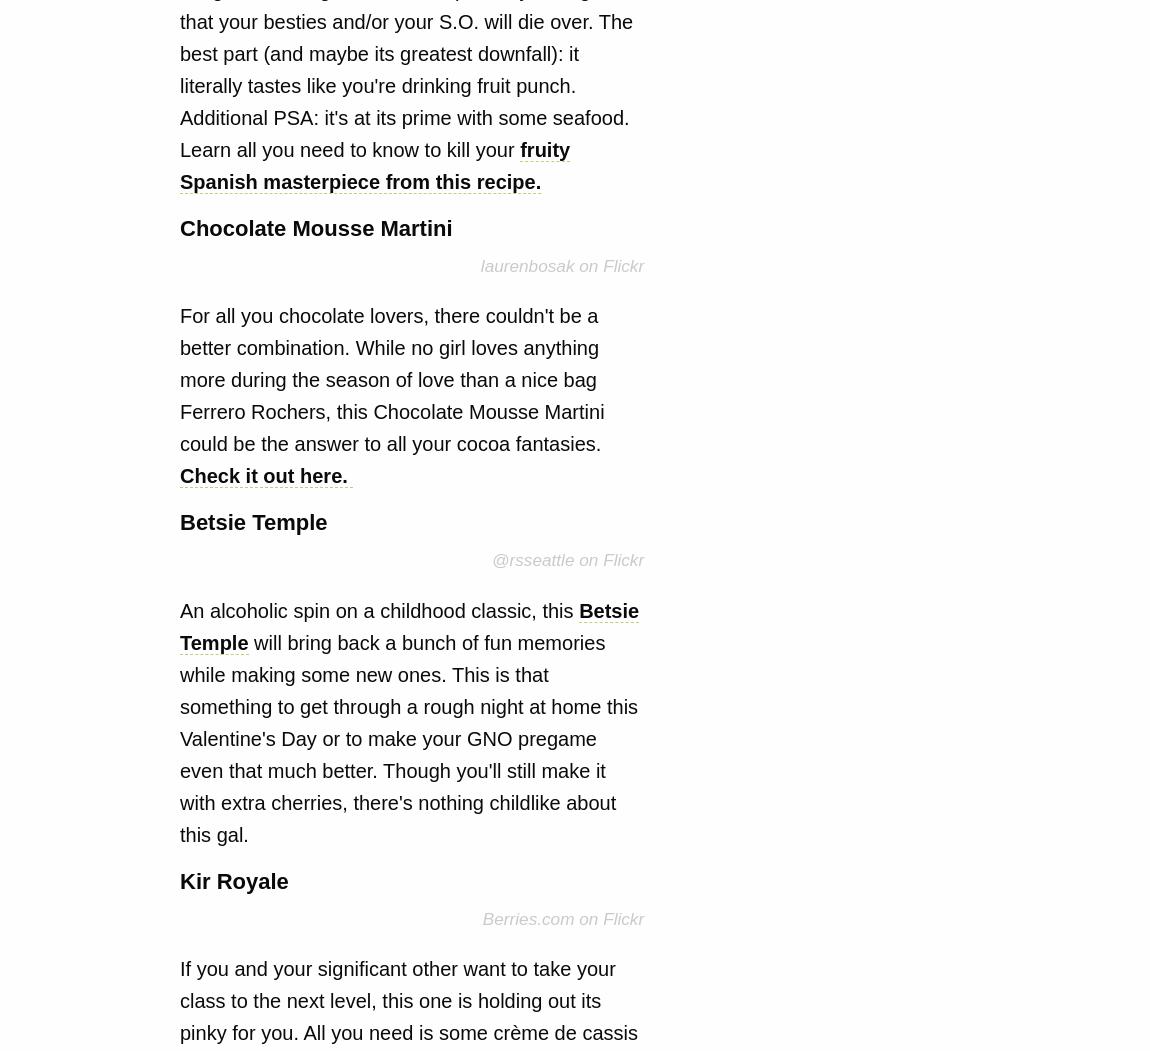  I want to click on 'Chocolate Mousse Martini', so click(316, 227).